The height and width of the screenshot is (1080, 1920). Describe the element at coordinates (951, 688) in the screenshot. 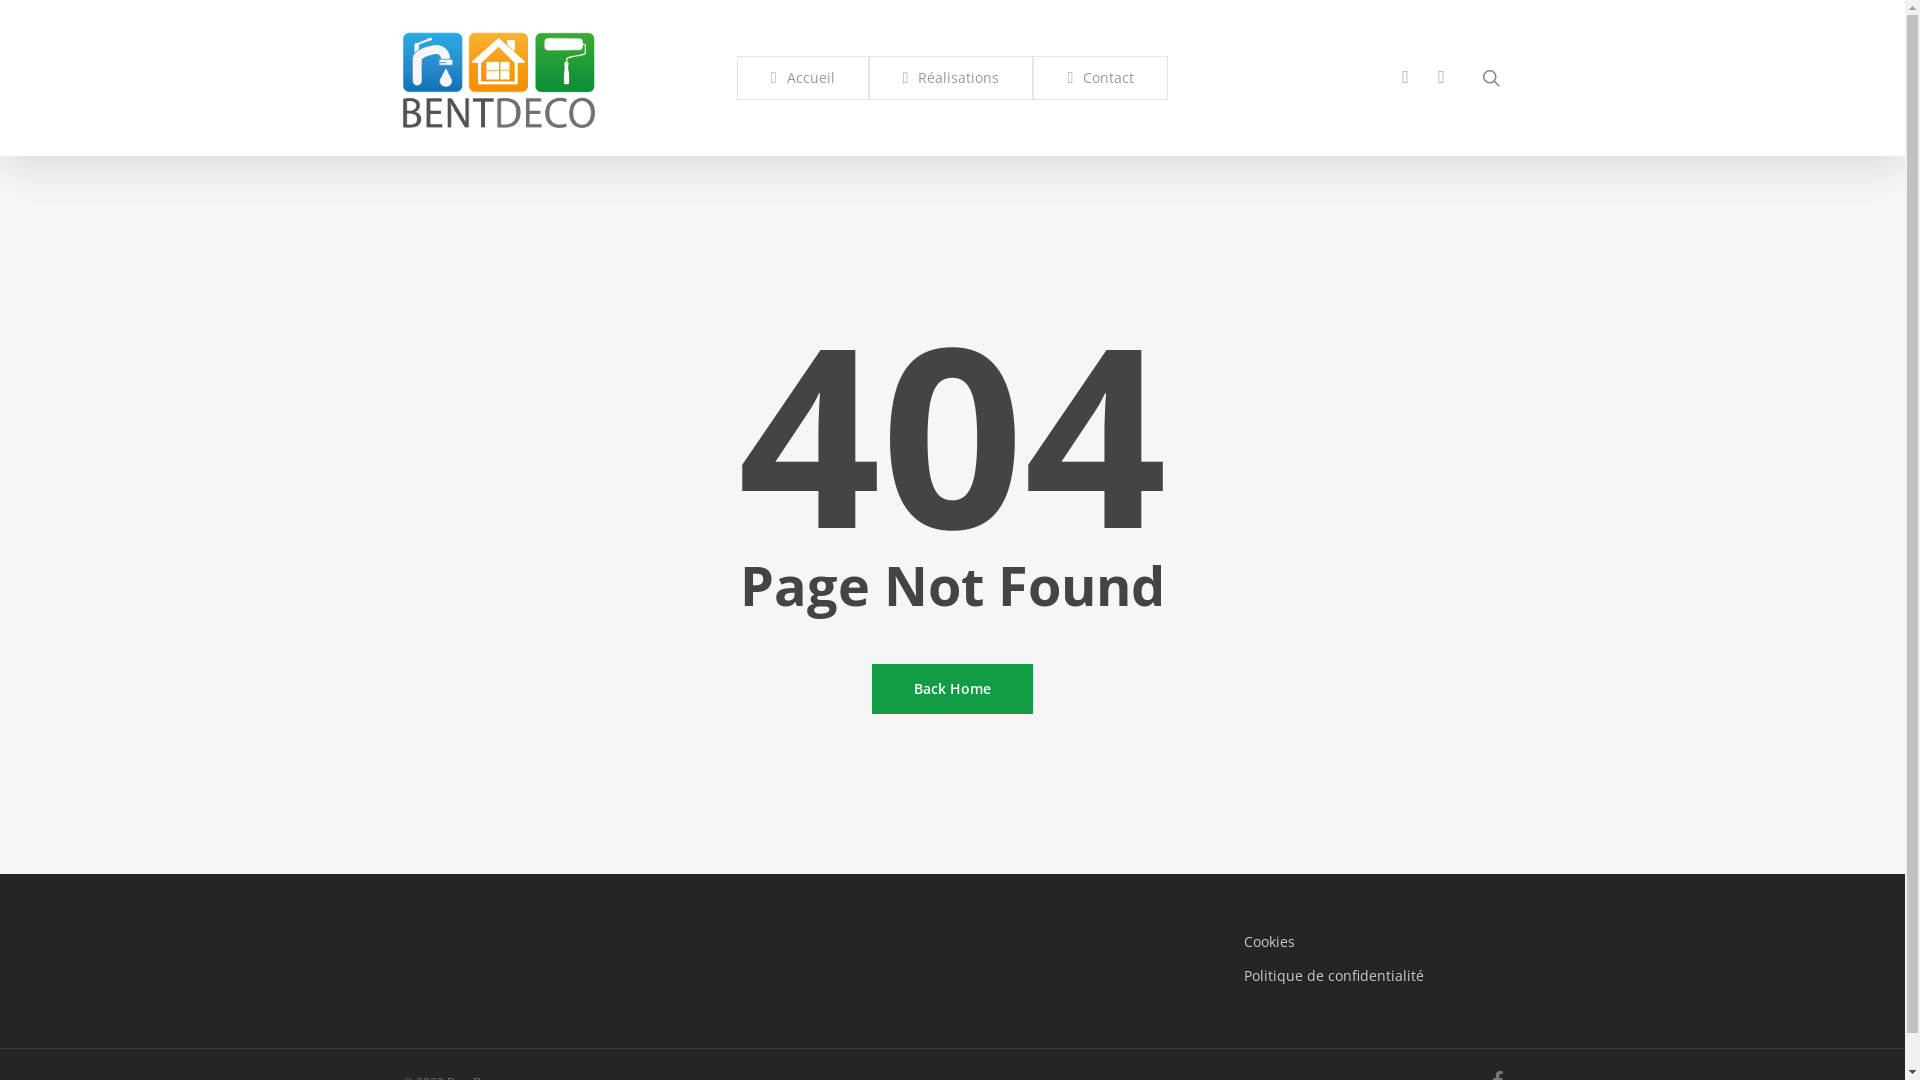

I see `'Back Home'` at that location.